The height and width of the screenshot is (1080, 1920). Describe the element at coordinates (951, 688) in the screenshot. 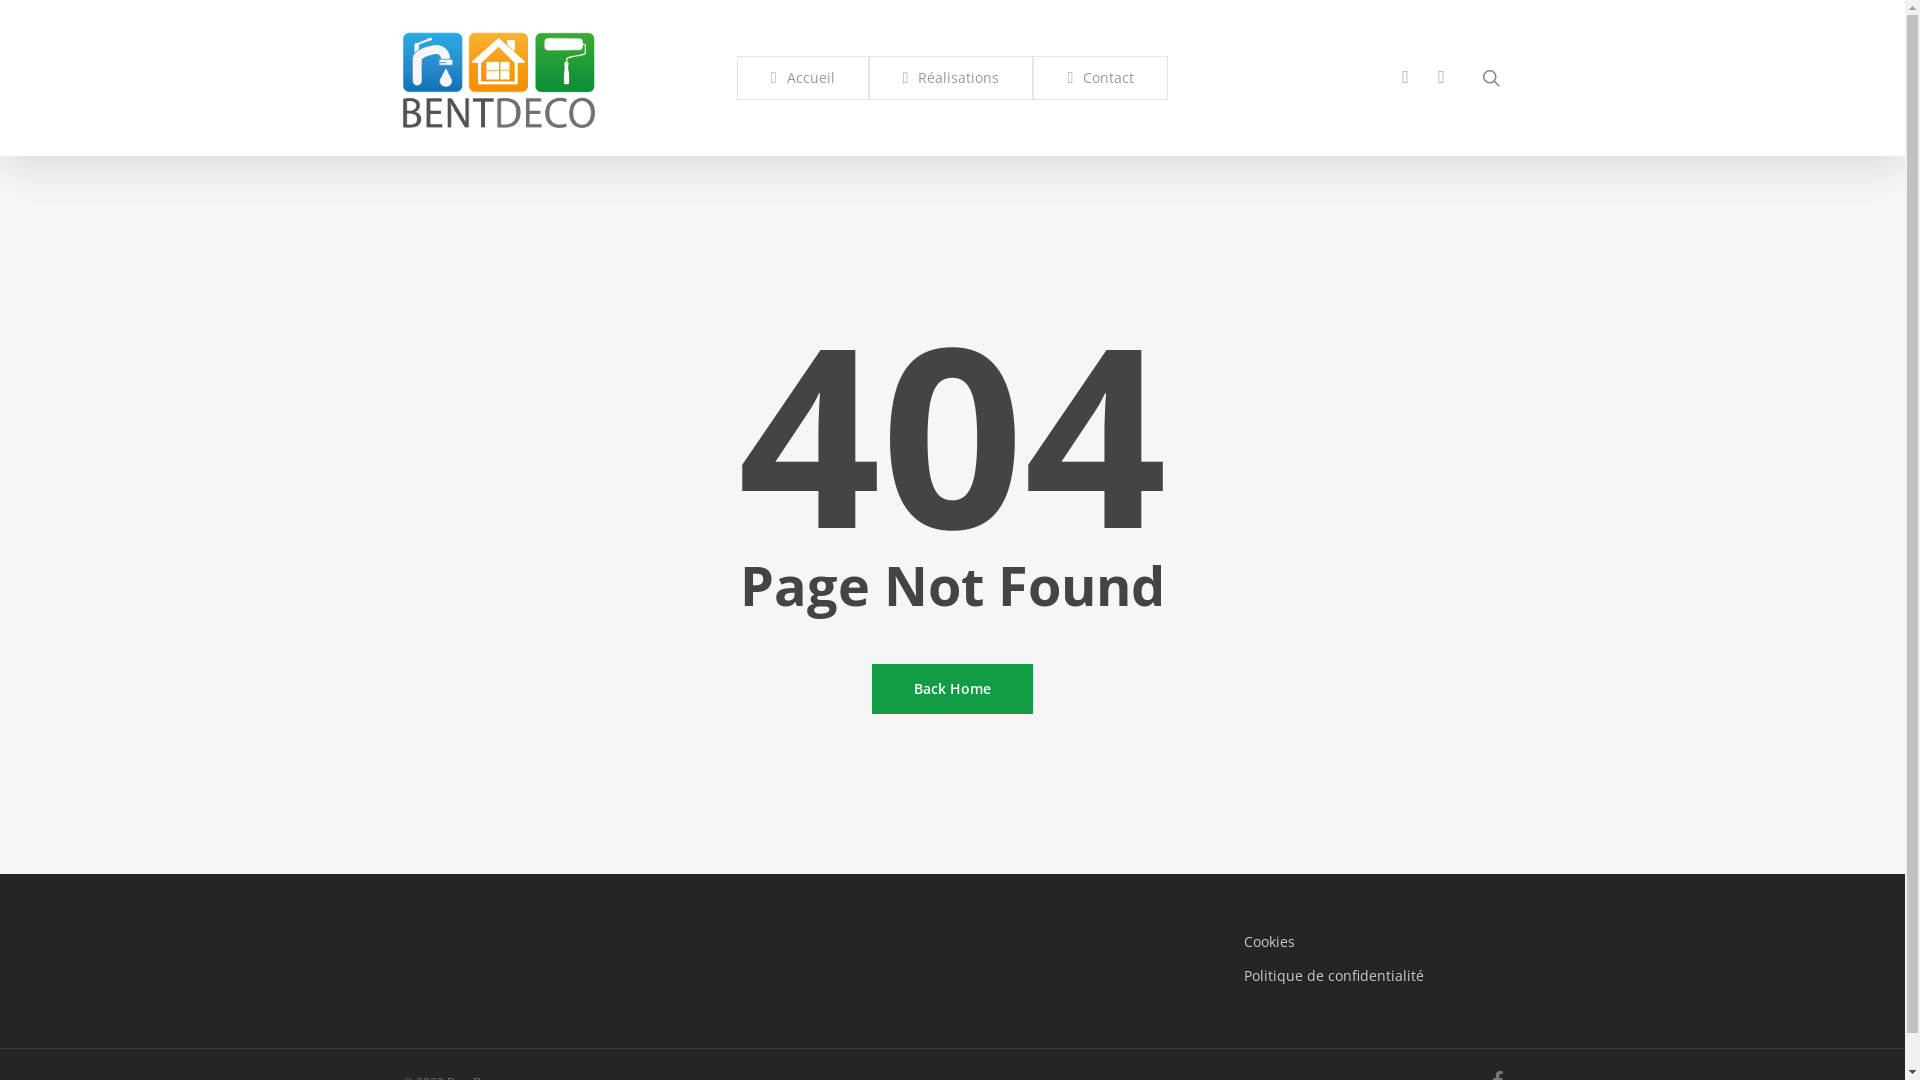

I see `'Back Home'` at that location.